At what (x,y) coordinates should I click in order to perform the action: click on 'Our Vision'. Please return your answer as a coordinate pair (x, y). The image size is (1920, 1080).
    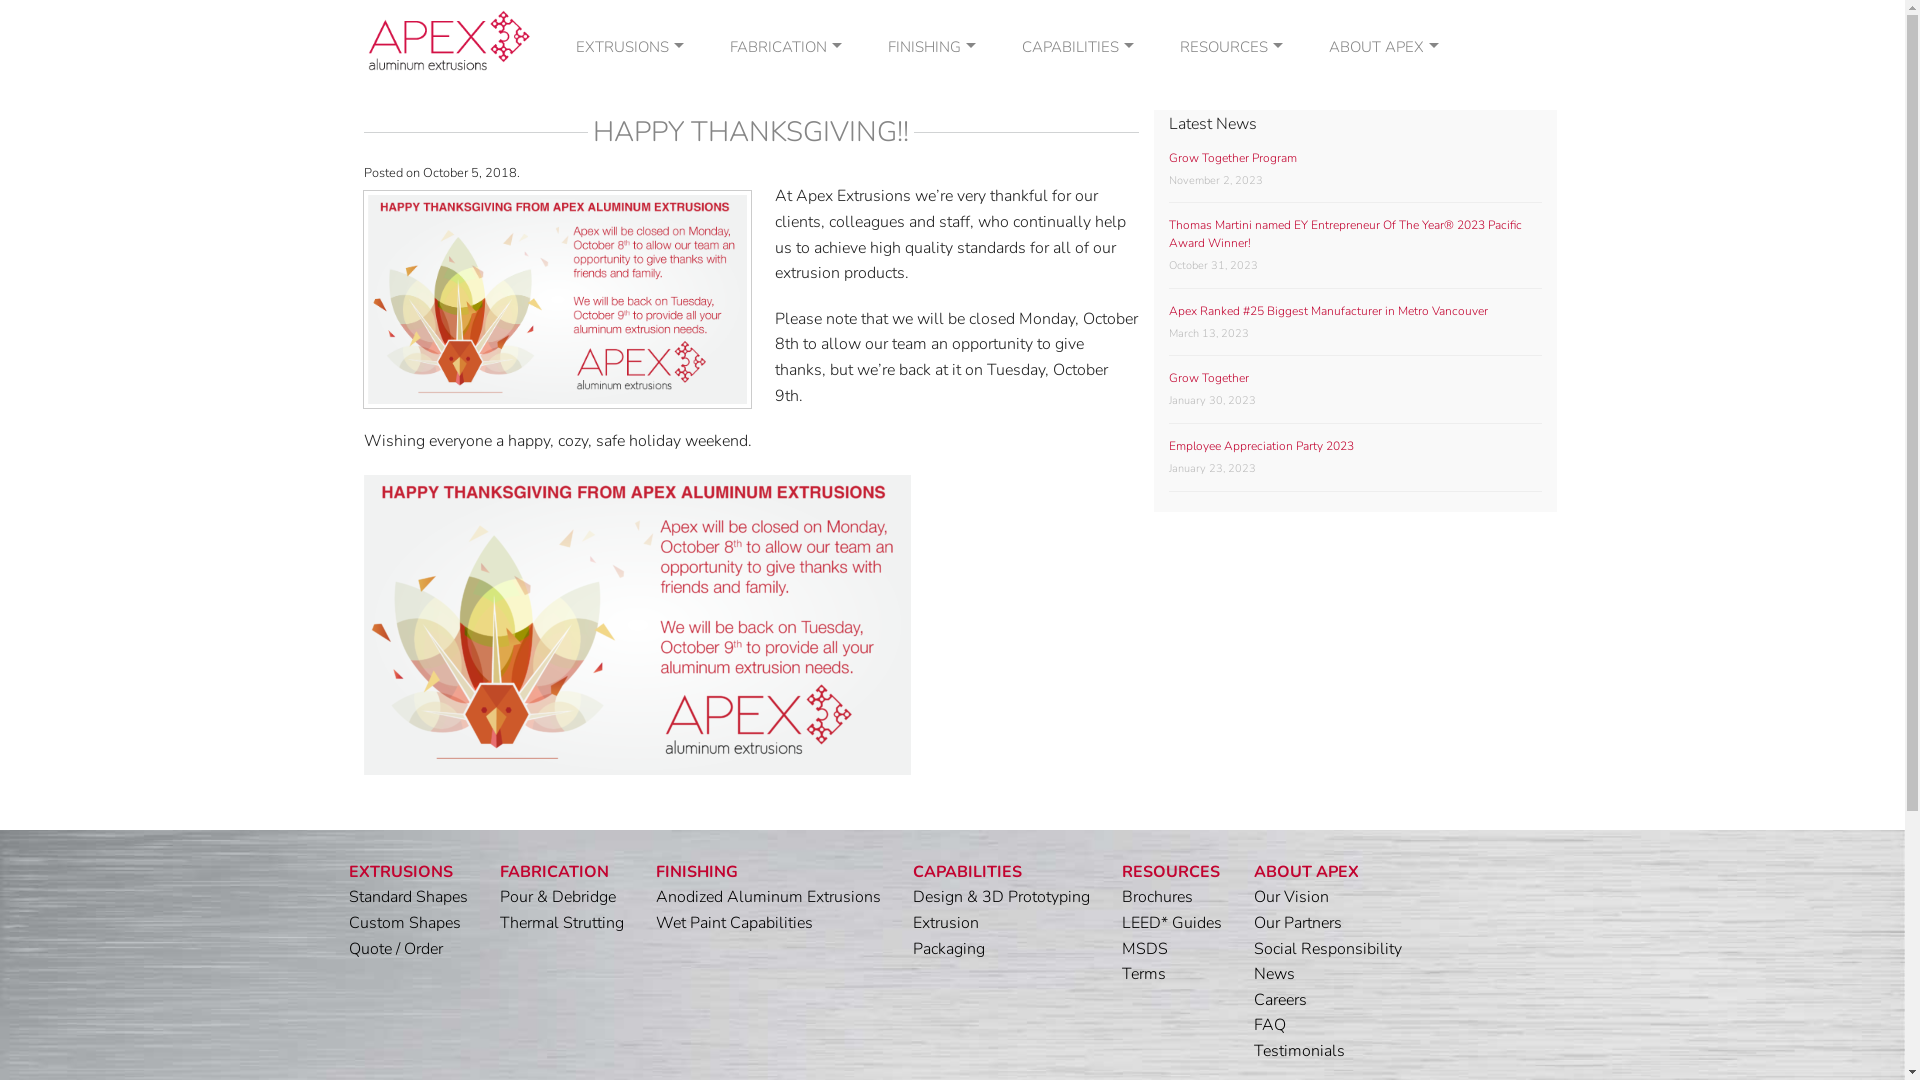
    Looking at the image, I should click on (1291, 896).